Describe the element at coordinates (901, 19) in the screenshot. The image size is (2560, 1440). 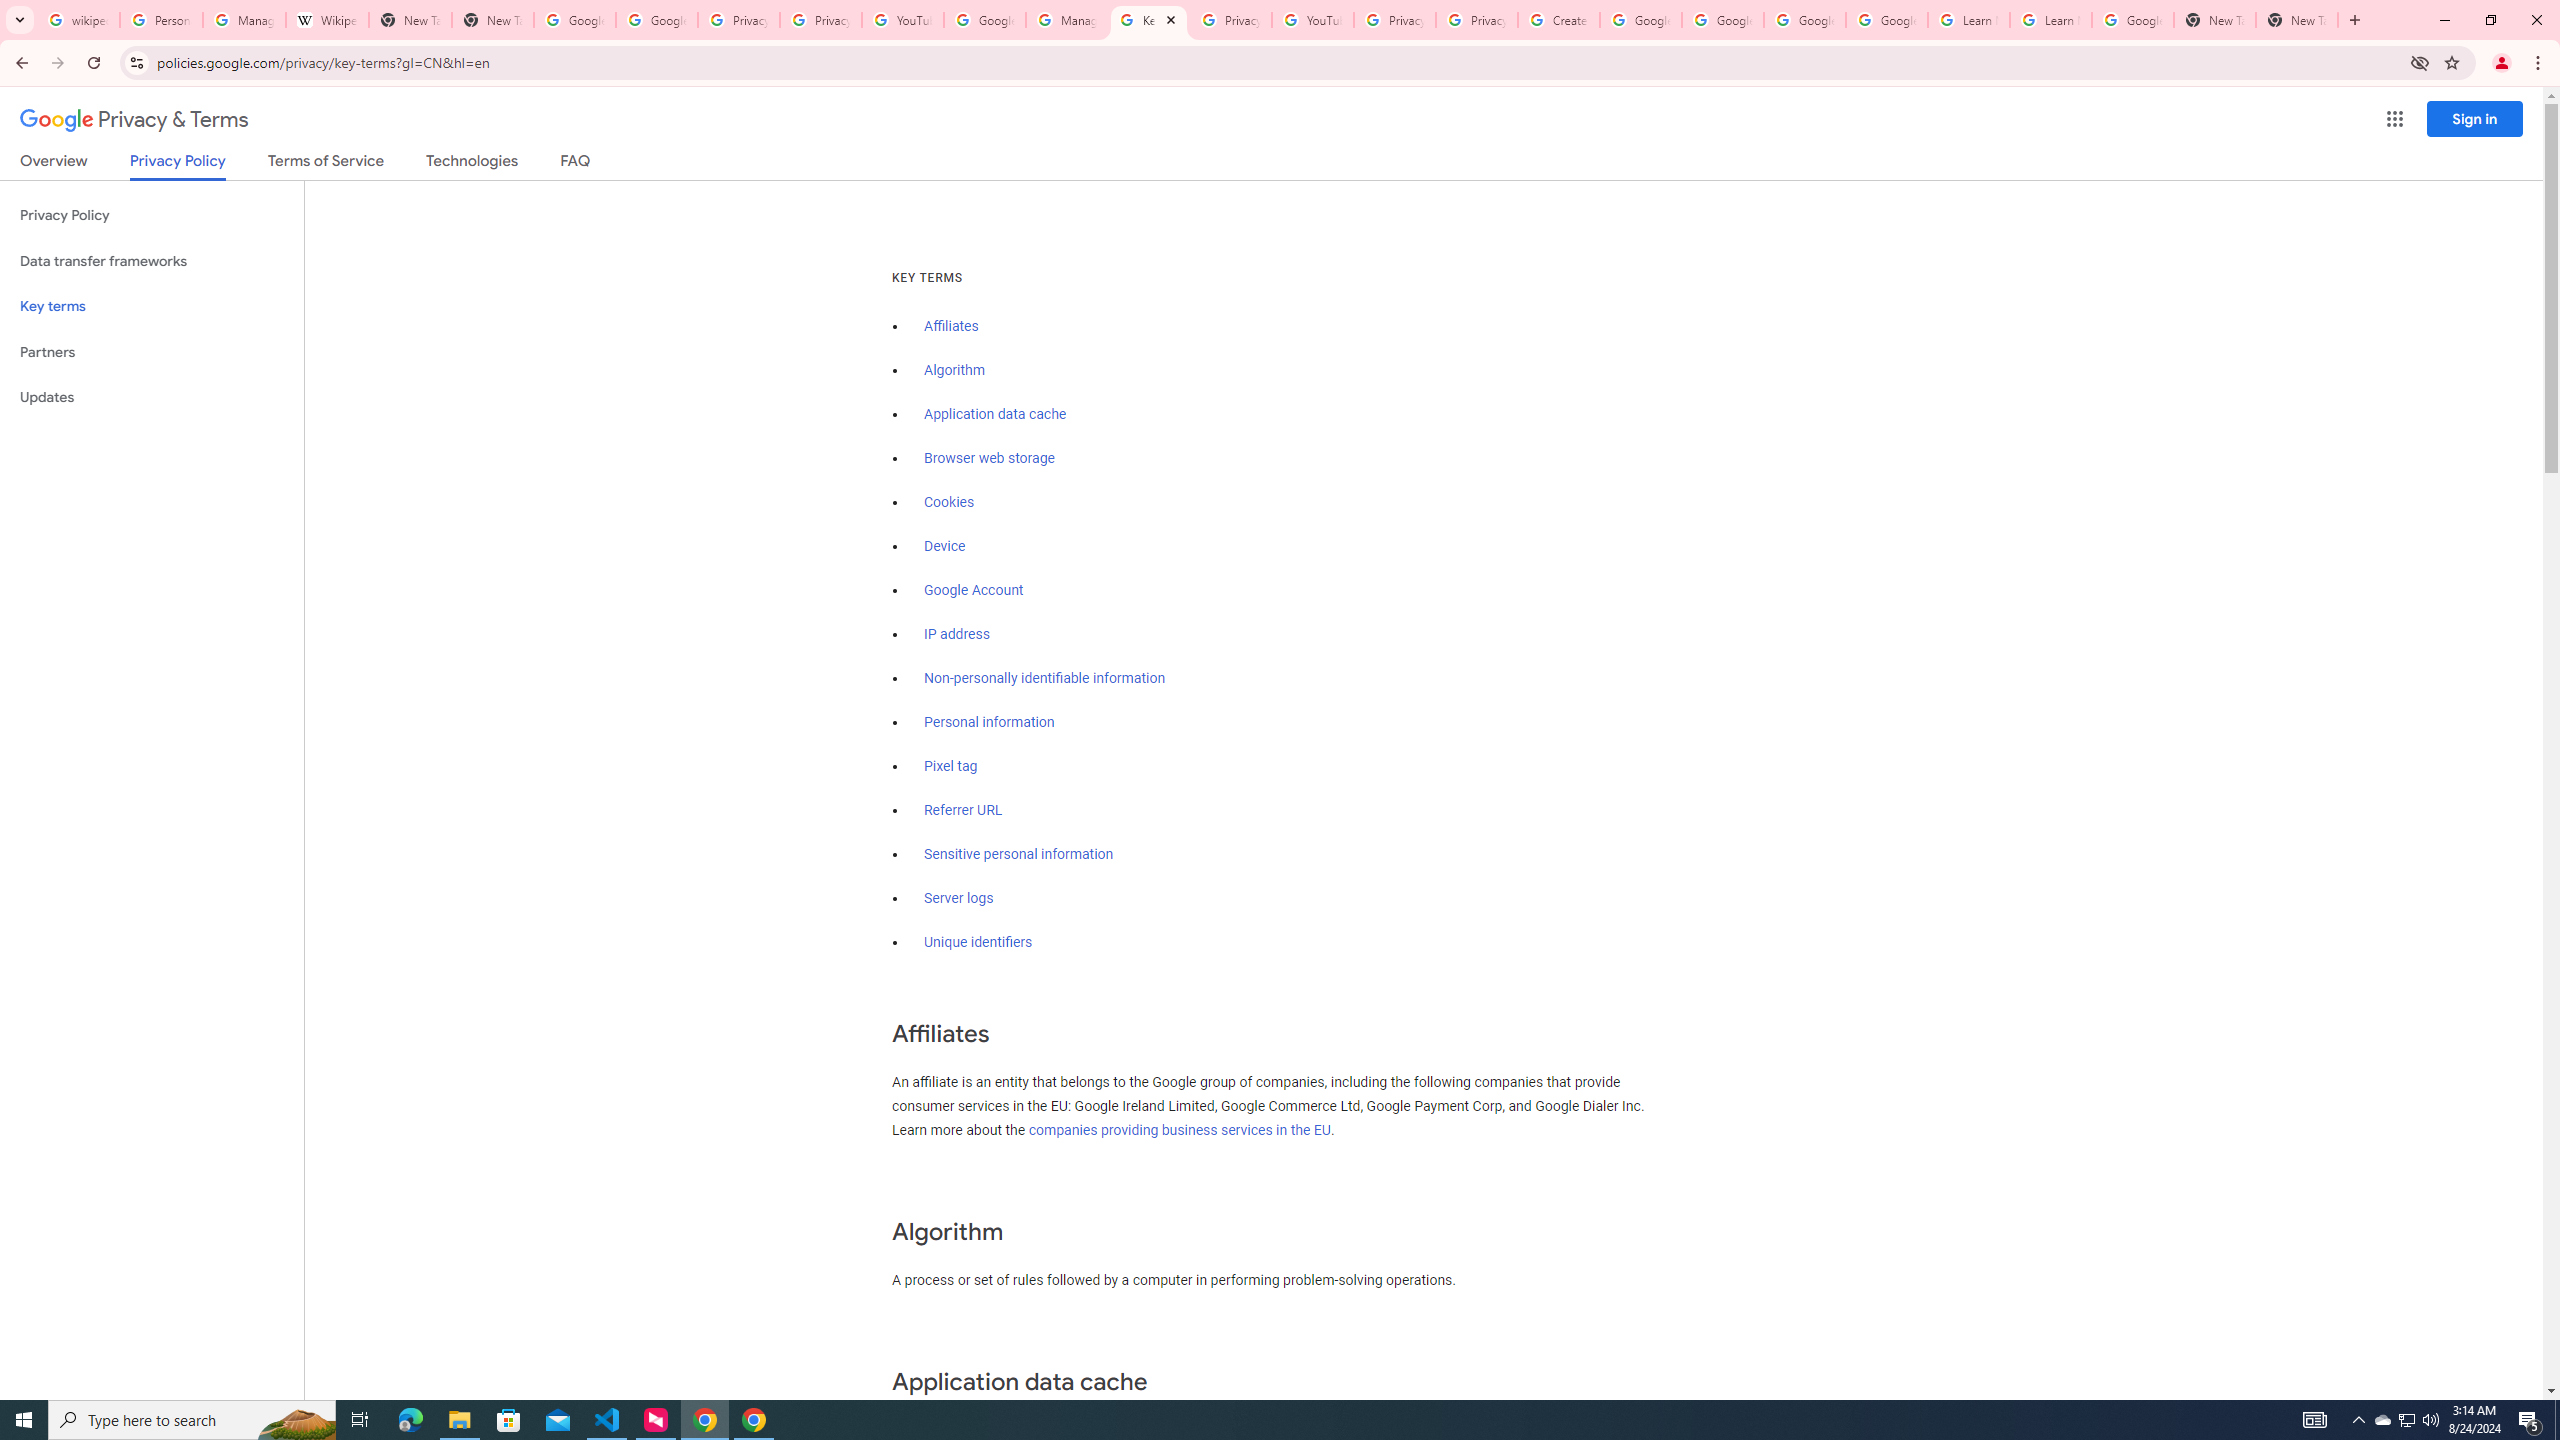
I see `'YouTube'` at that location.